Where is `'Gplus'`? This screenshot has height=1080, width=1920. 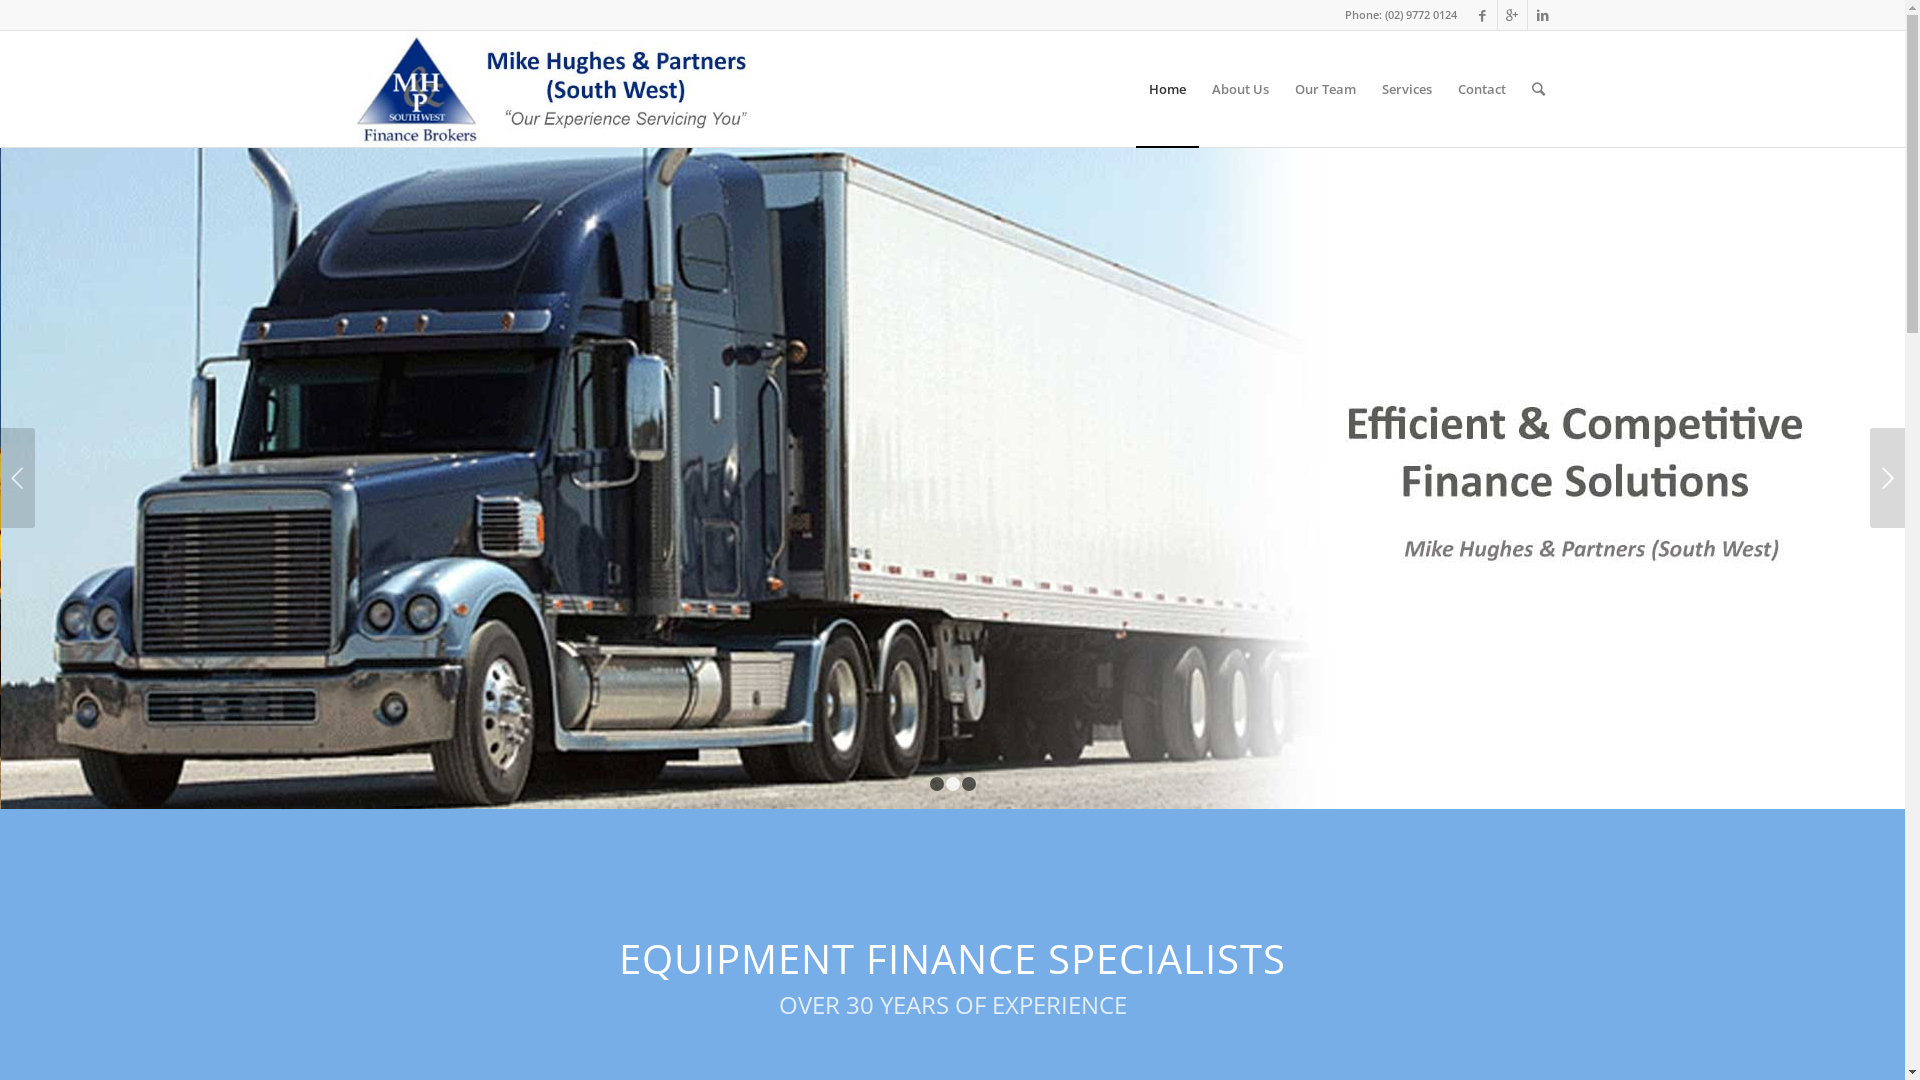 'Gplus' is located at coordinates (1512, 15).